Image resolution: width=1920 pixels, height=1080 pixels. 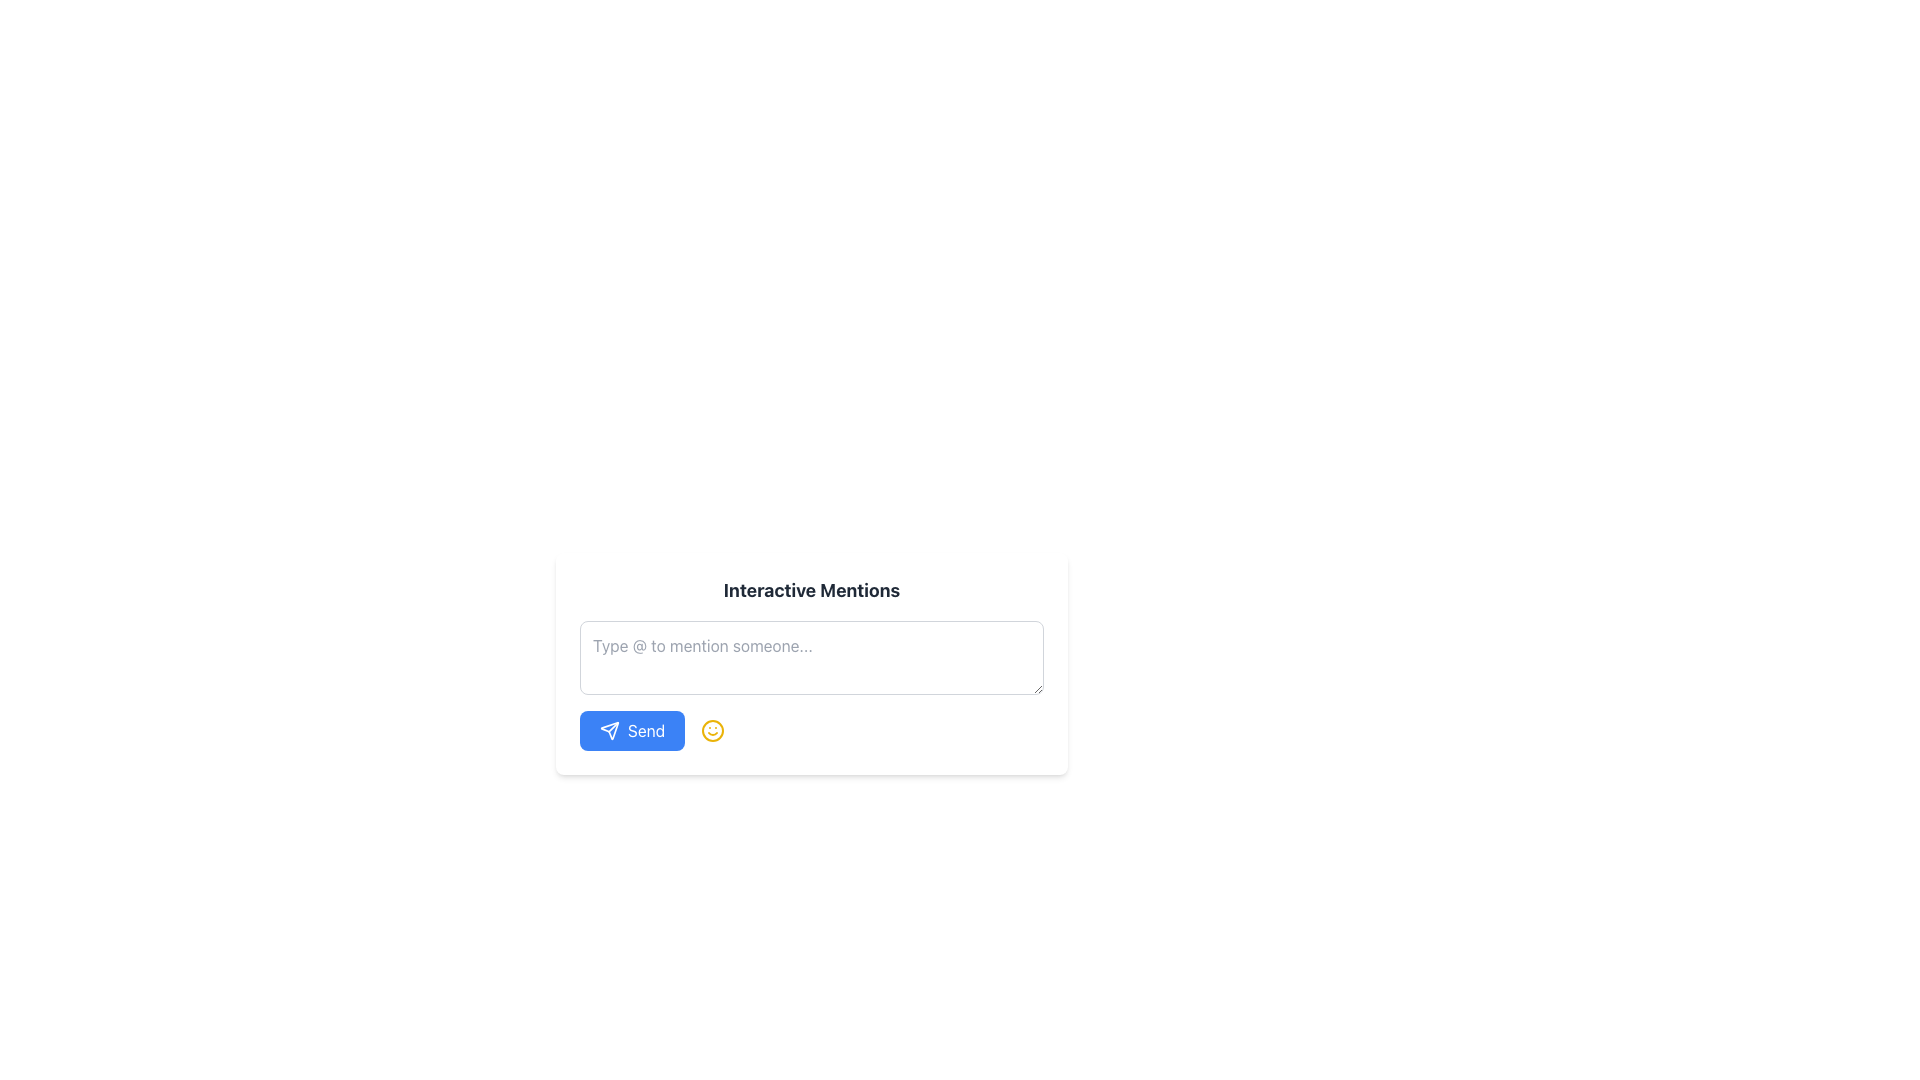 I want to click on the blue 'Send' button that contains the paper airplane icon, so click(x=608, y=731).